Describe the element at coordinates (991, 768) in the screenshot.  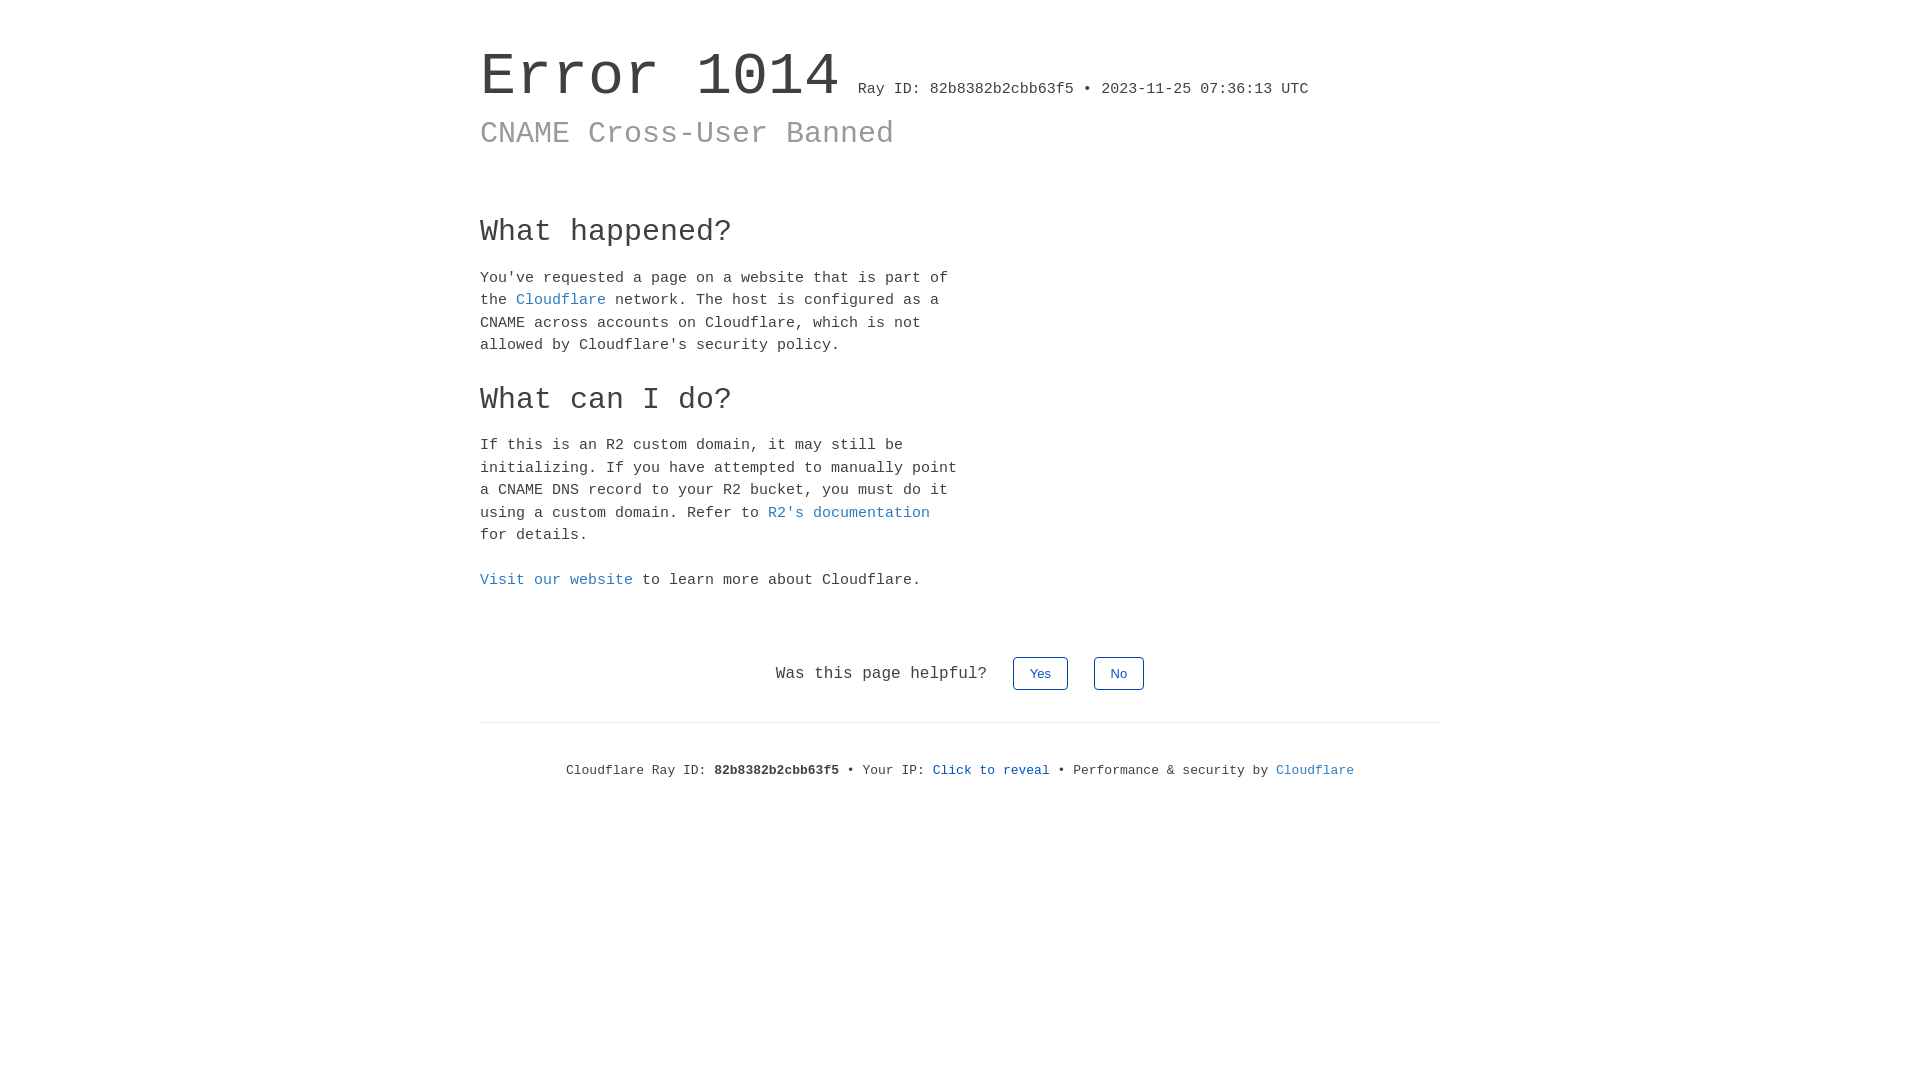
I see `'Click to reveal'` at that location.